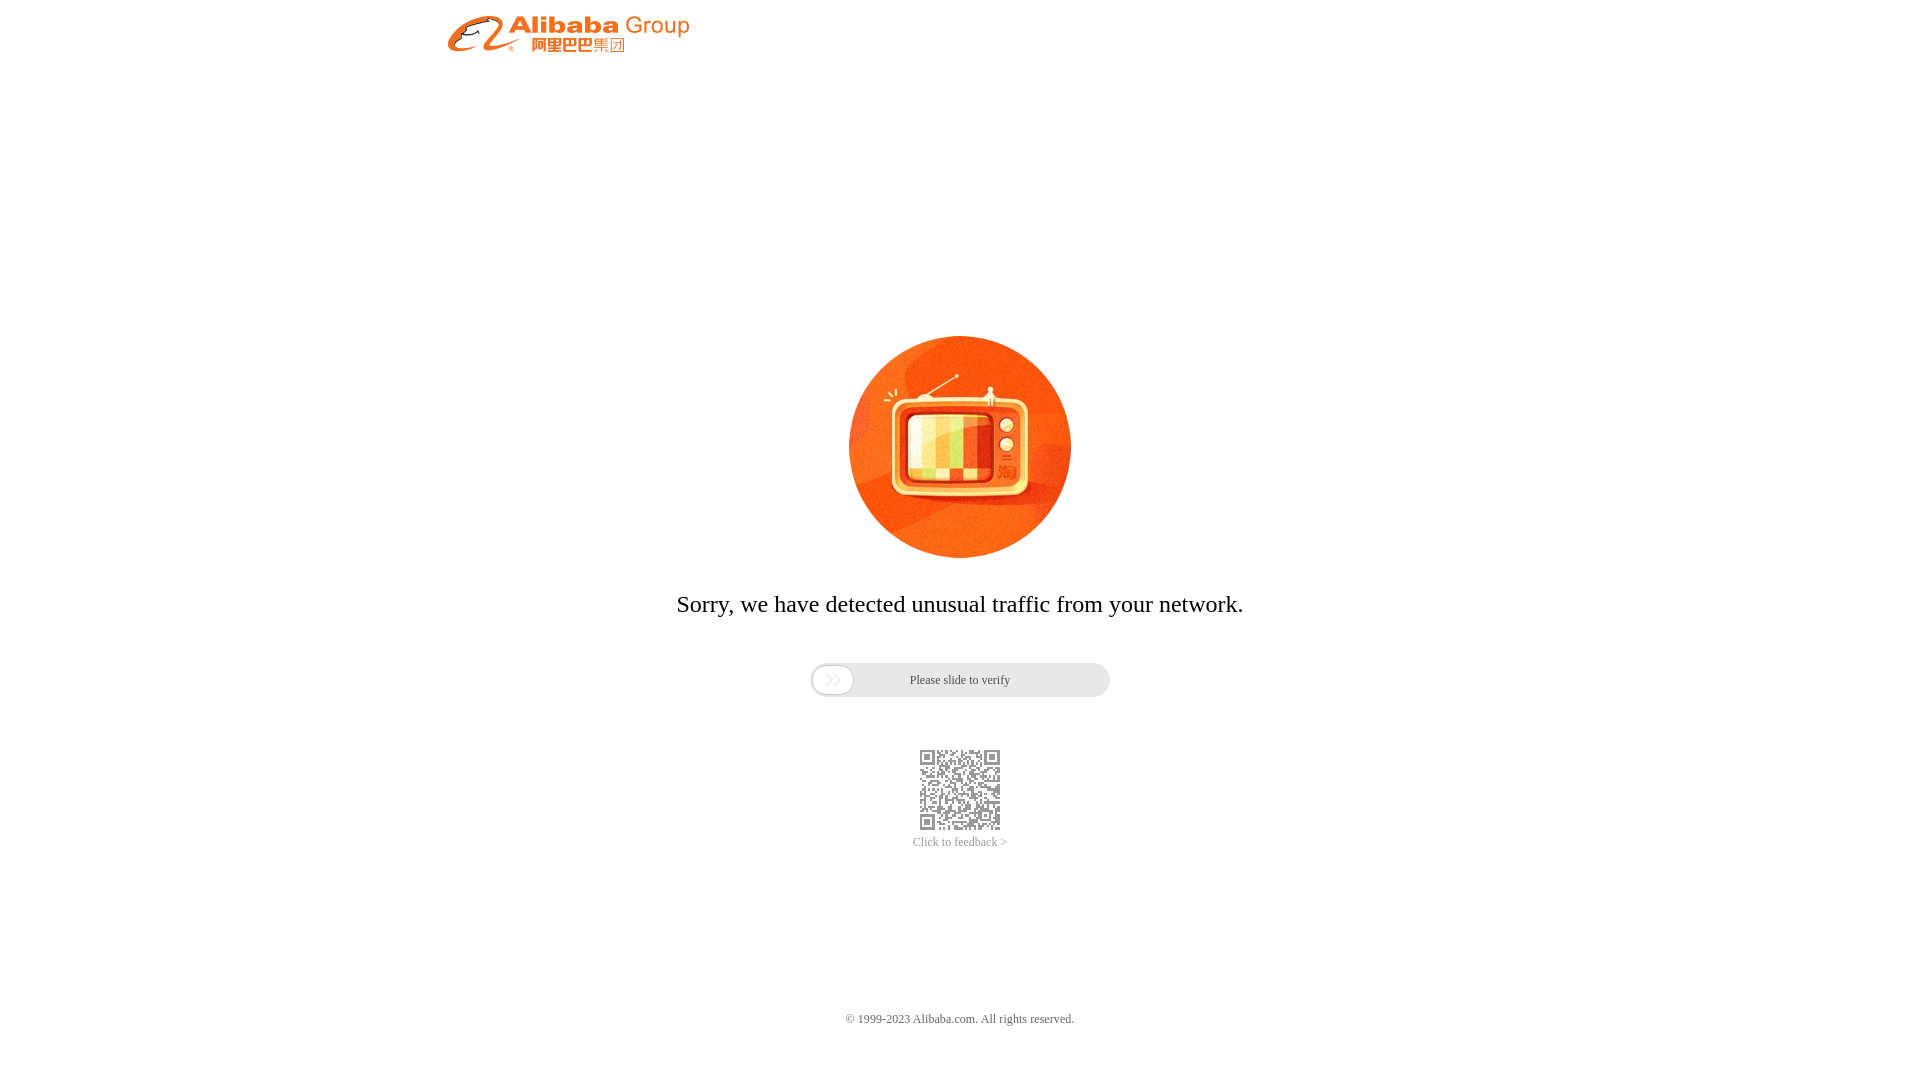  Describe the element at coordinates (960, 842) in the screenshot. I see `'Click to feedback >'` at that location.